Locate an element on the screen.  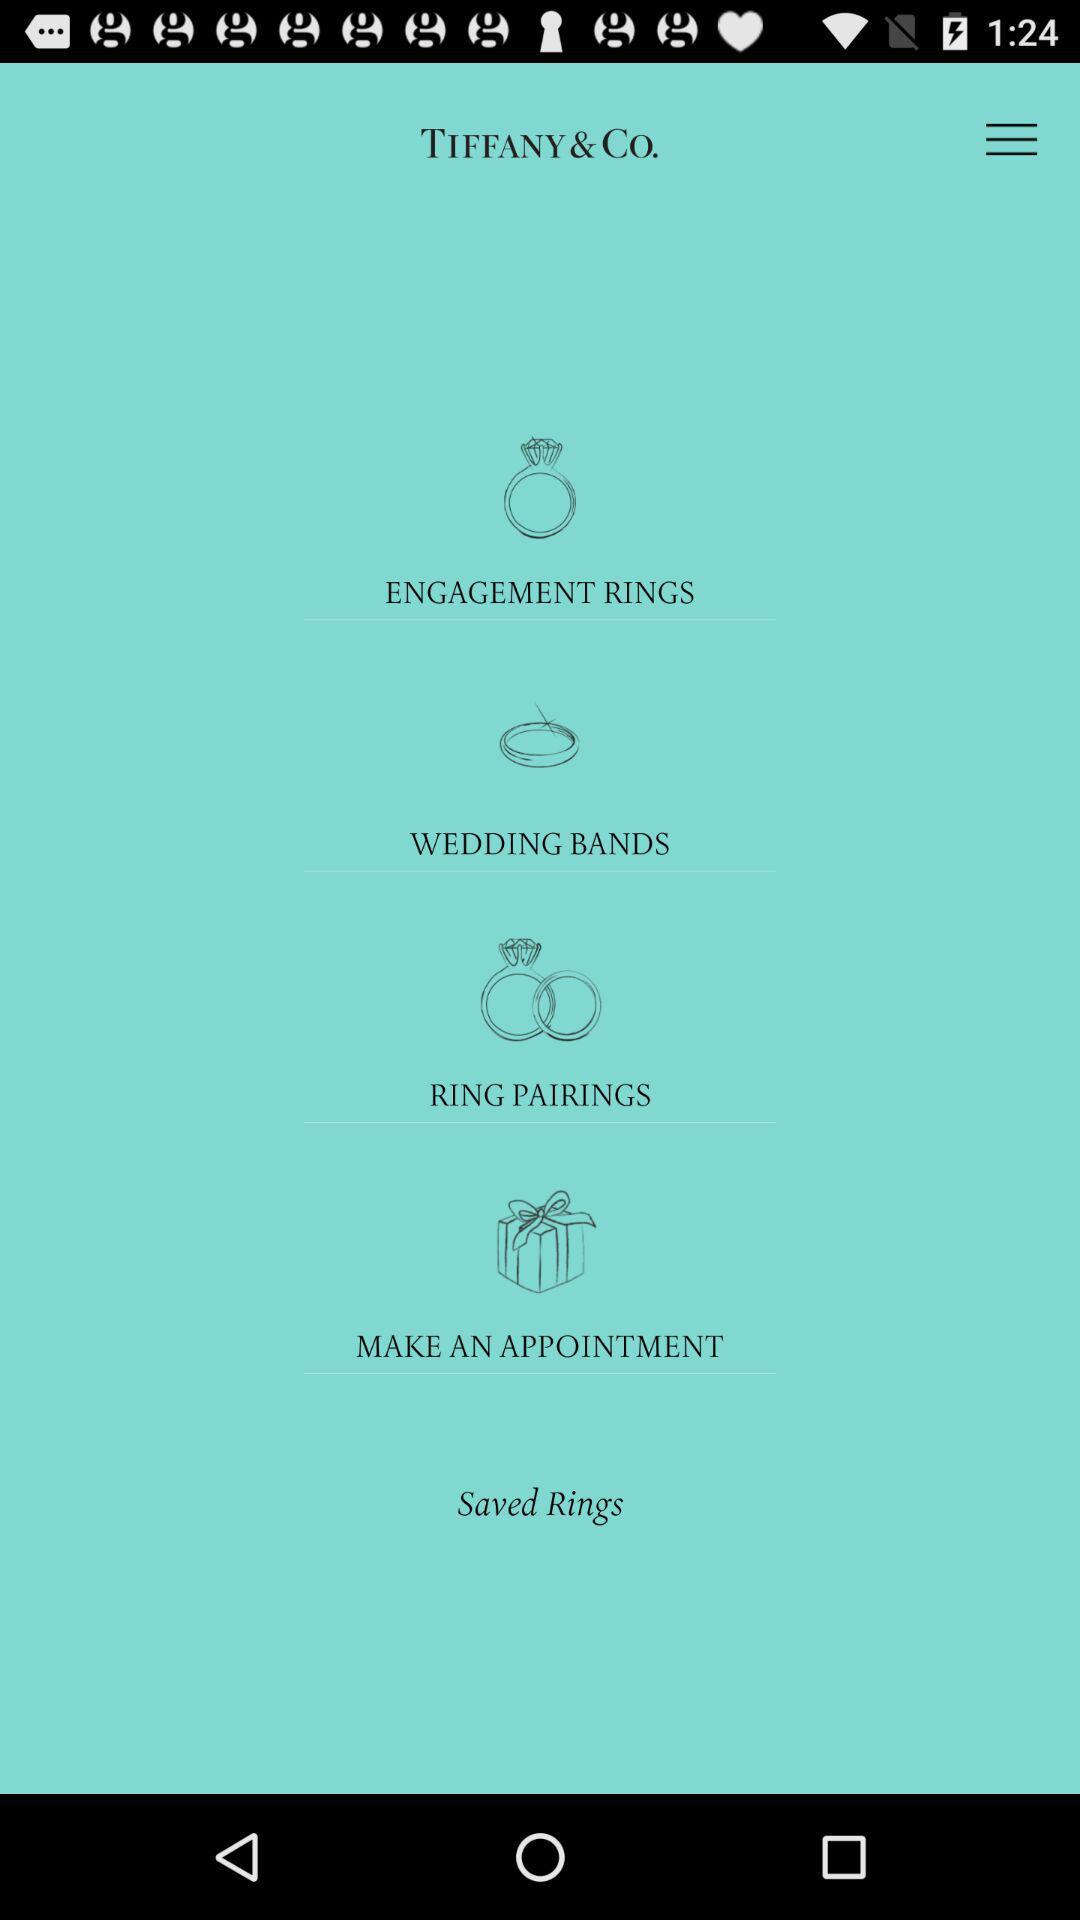
saved rings item is located at coordinates (540, 1502).